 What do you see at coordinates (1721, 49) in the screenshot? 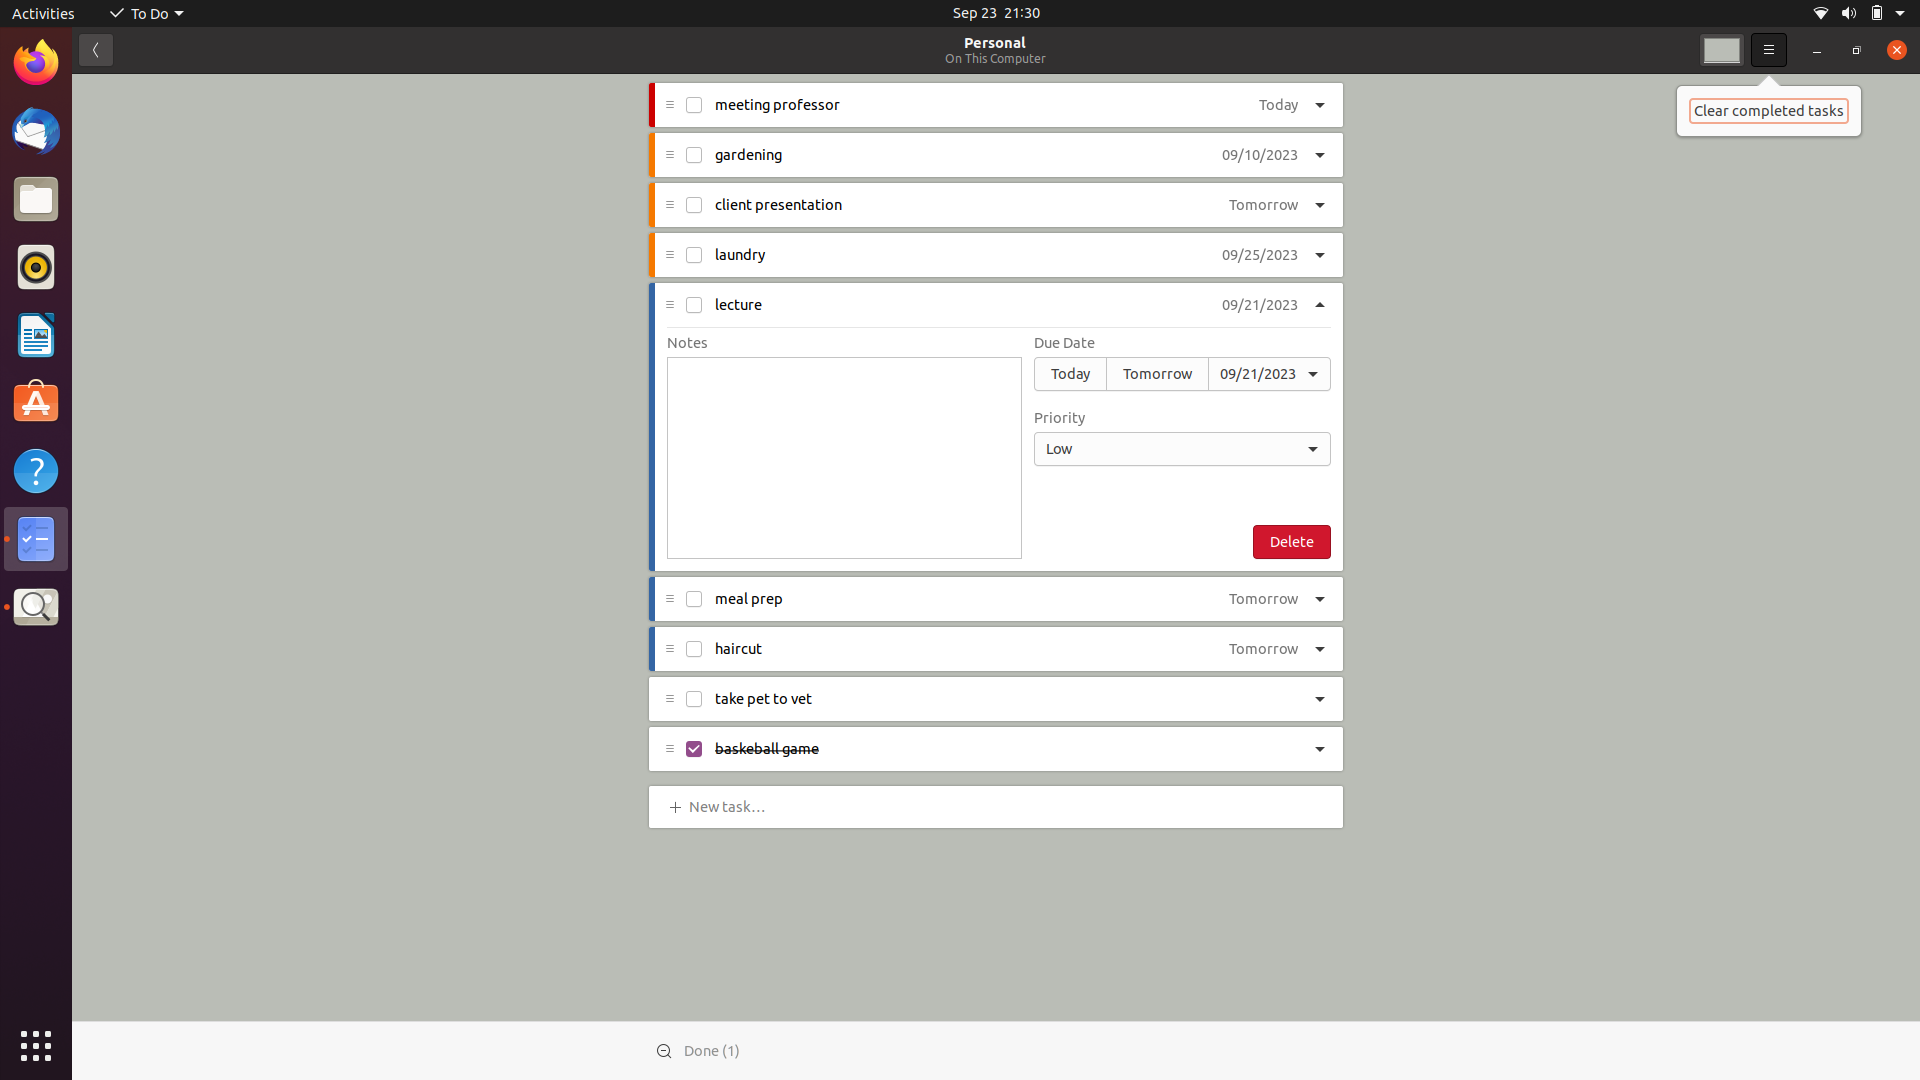
I see `the background color to the second listed option in the menu` at bounding box center [1721, 49].